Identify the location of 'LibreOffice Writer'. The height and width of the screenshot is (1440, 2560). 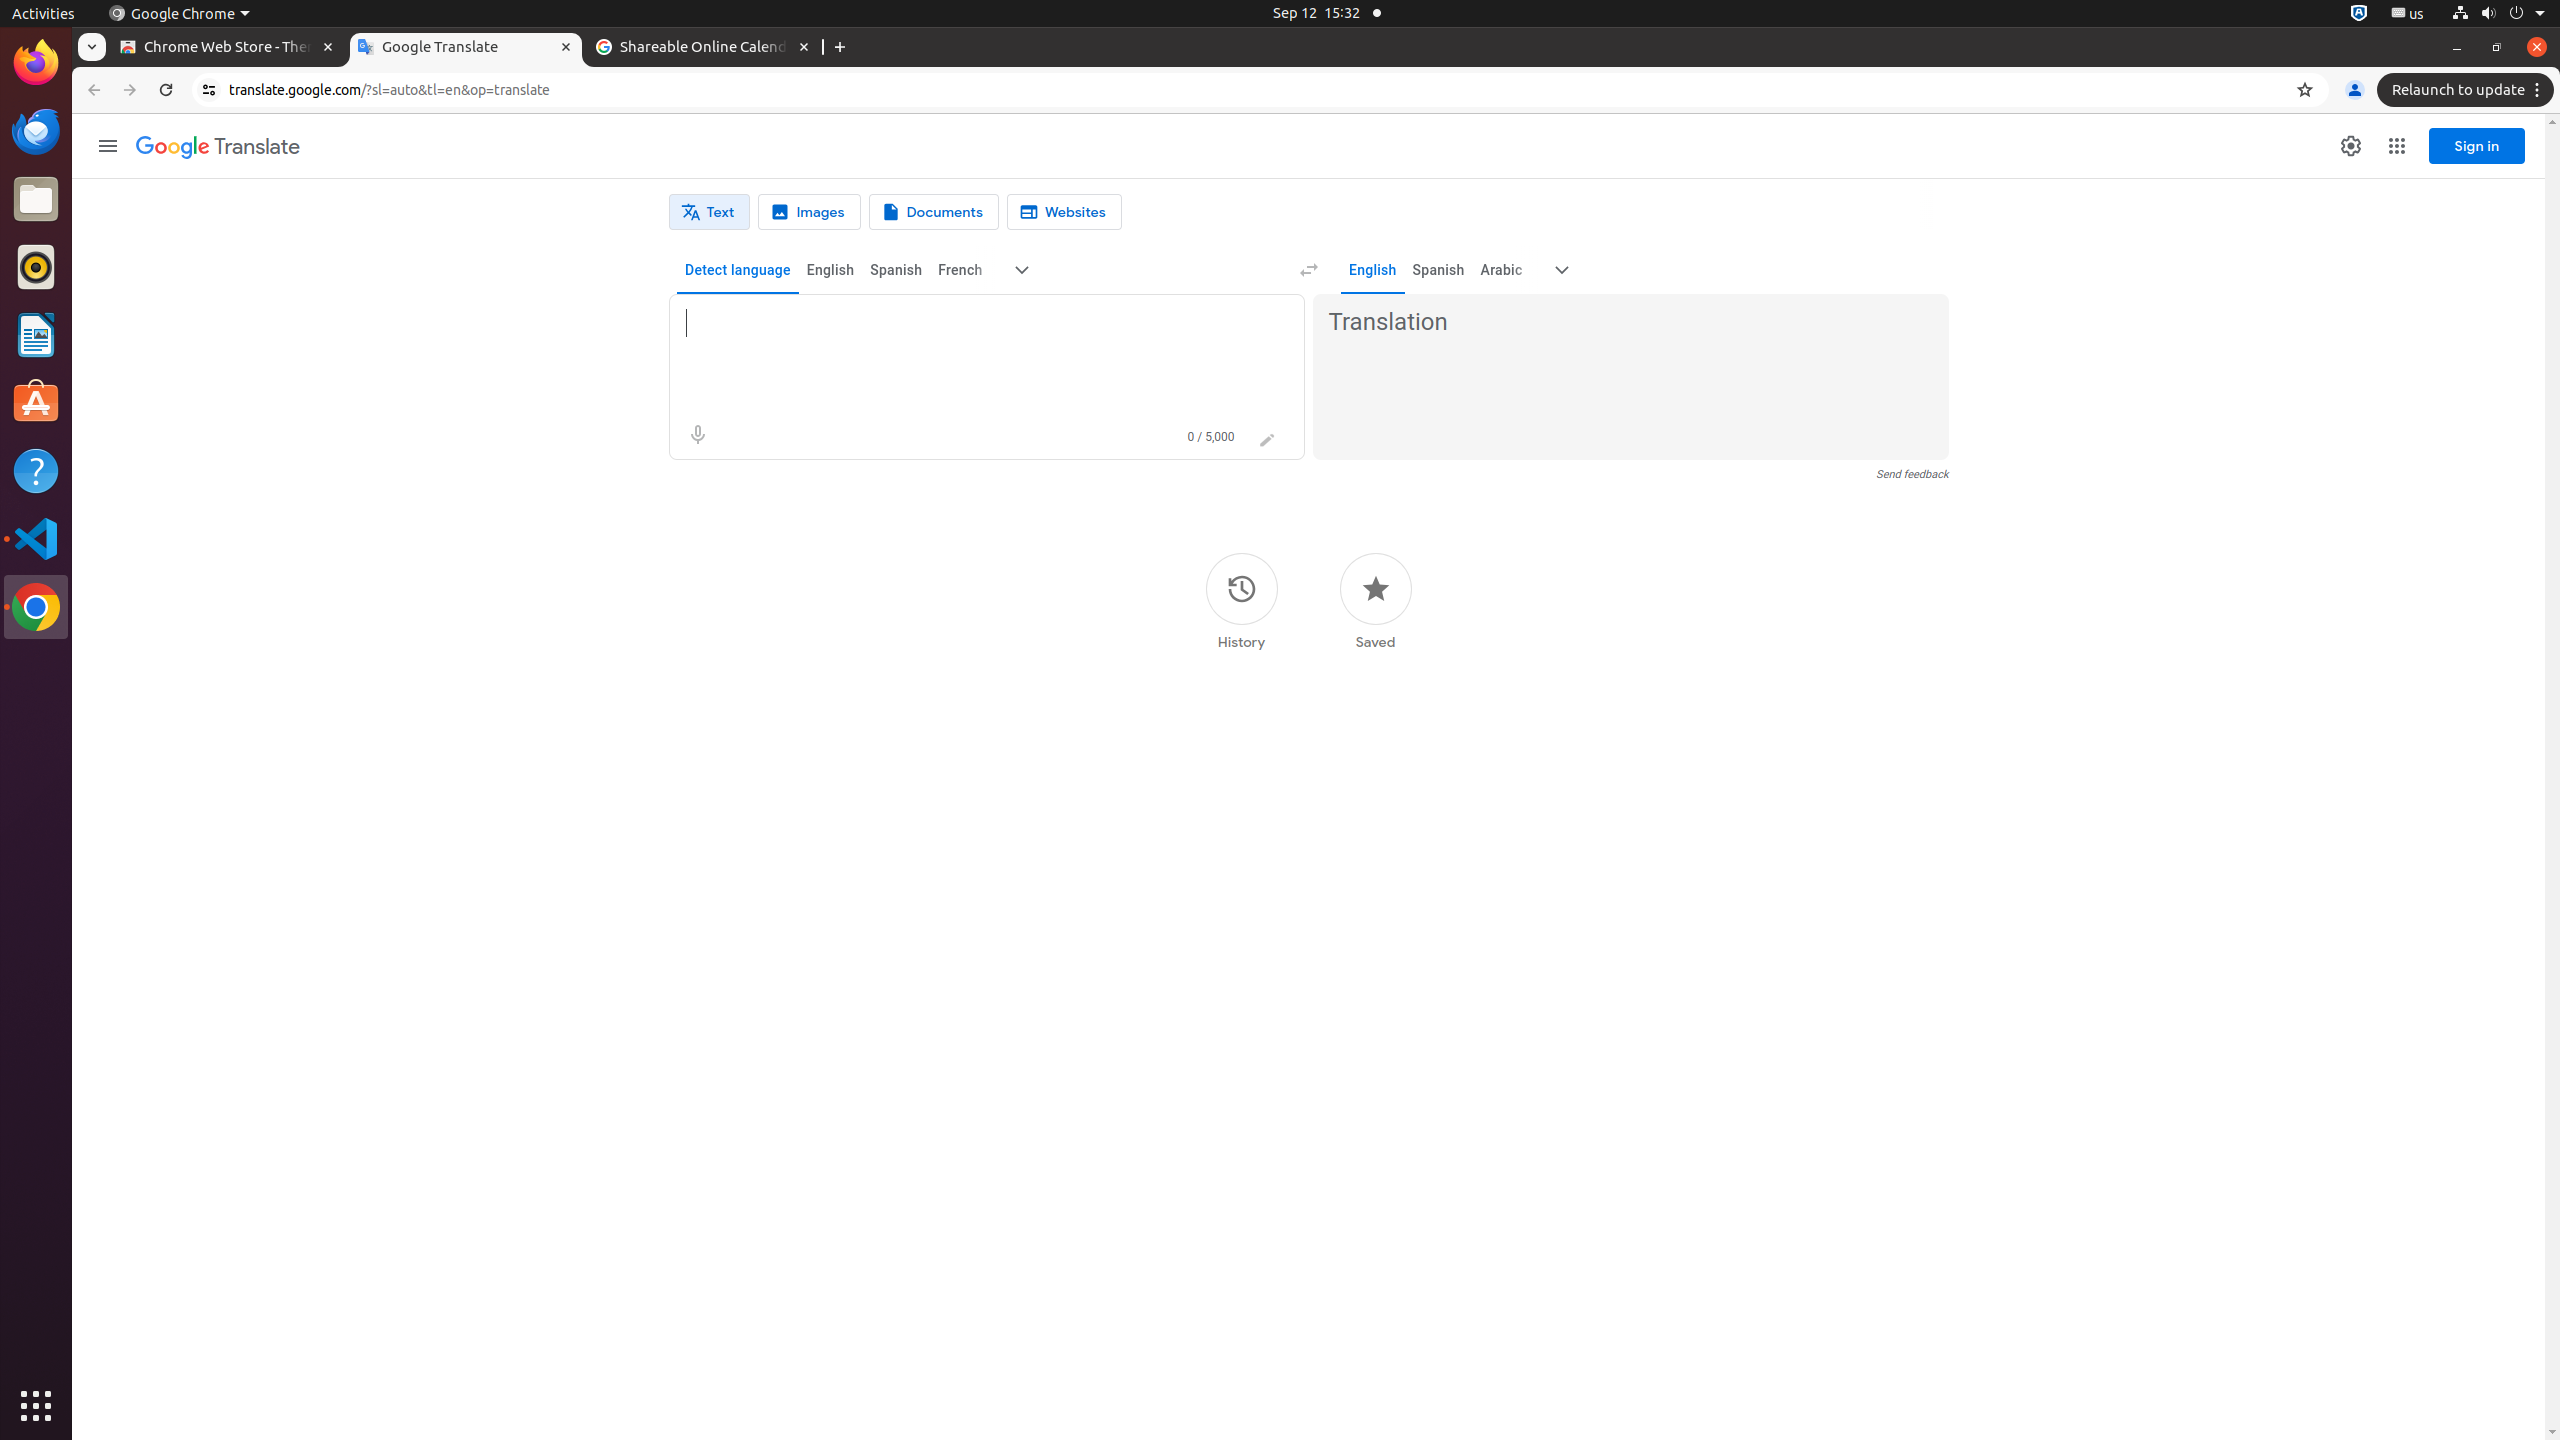
(36, 333).